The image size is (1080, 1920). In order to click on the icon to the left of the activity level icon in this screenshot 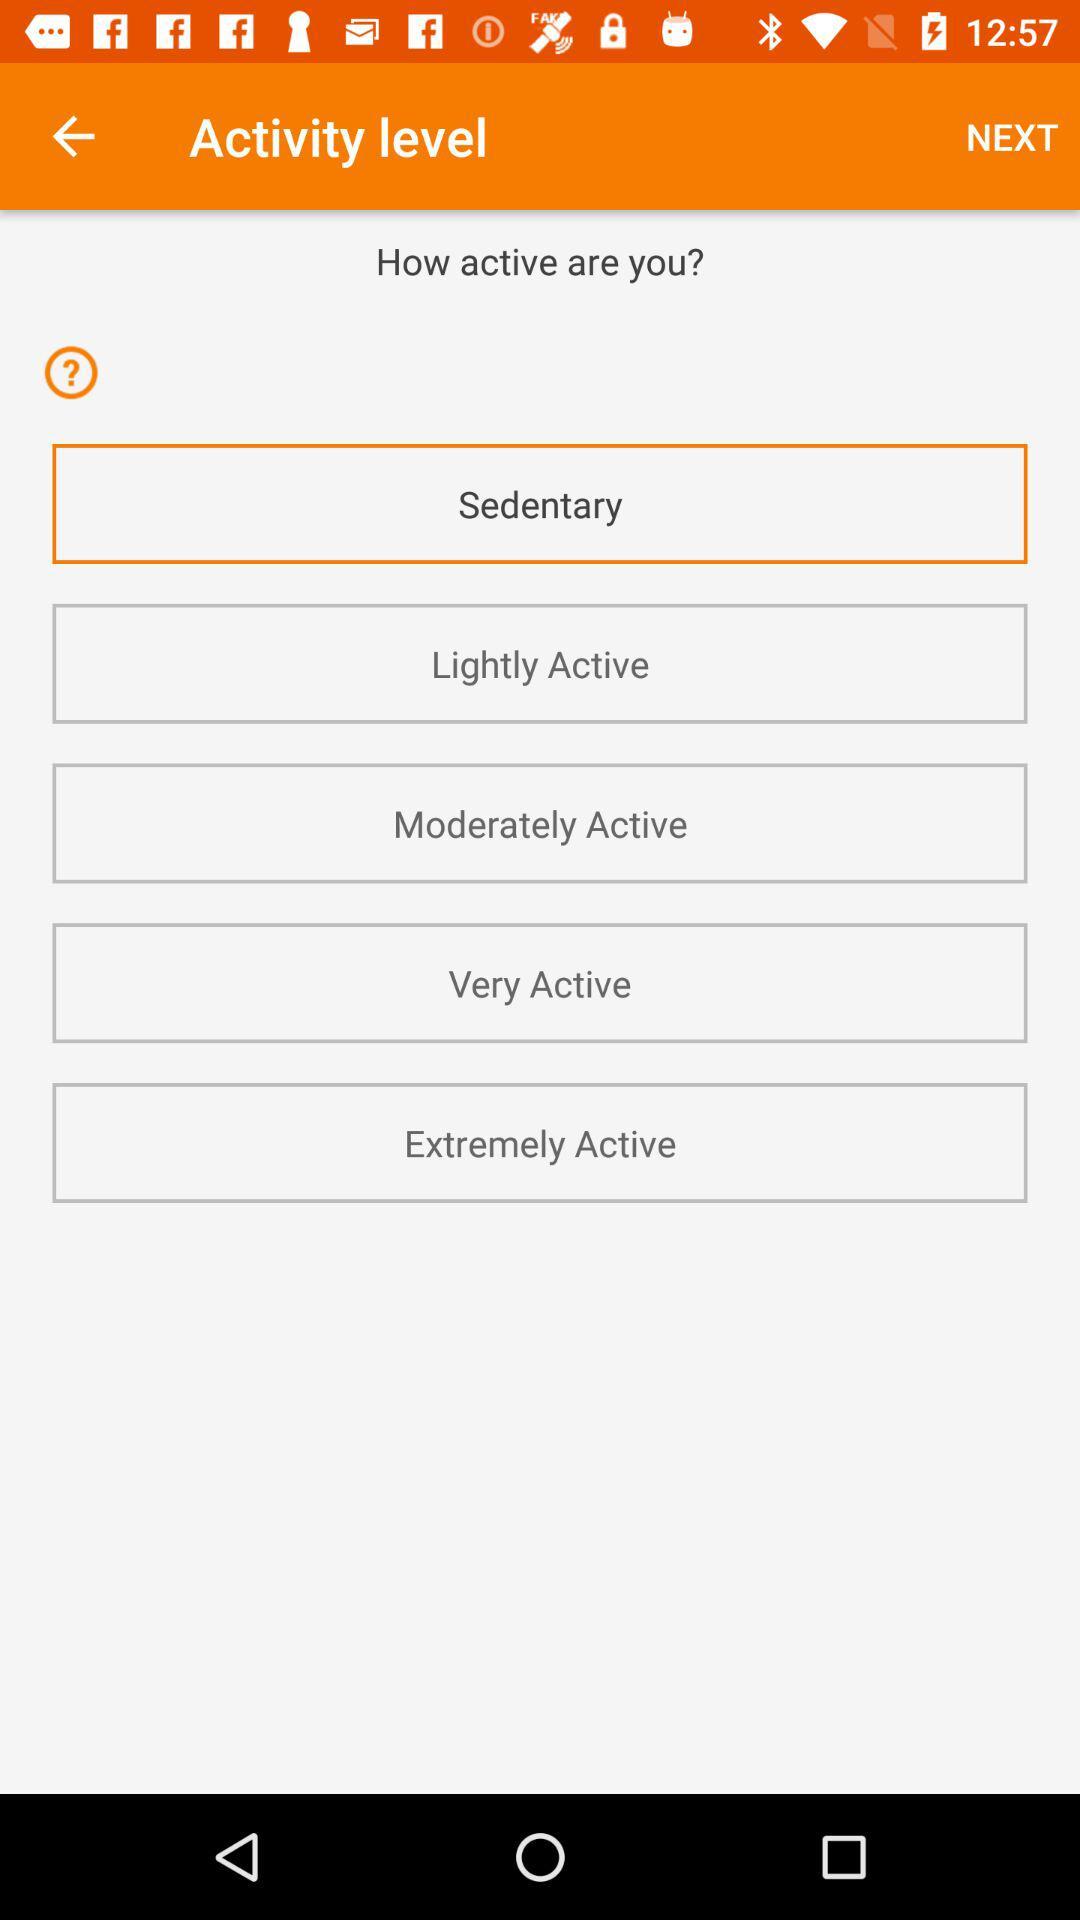, I will do `click(72, 135)`.